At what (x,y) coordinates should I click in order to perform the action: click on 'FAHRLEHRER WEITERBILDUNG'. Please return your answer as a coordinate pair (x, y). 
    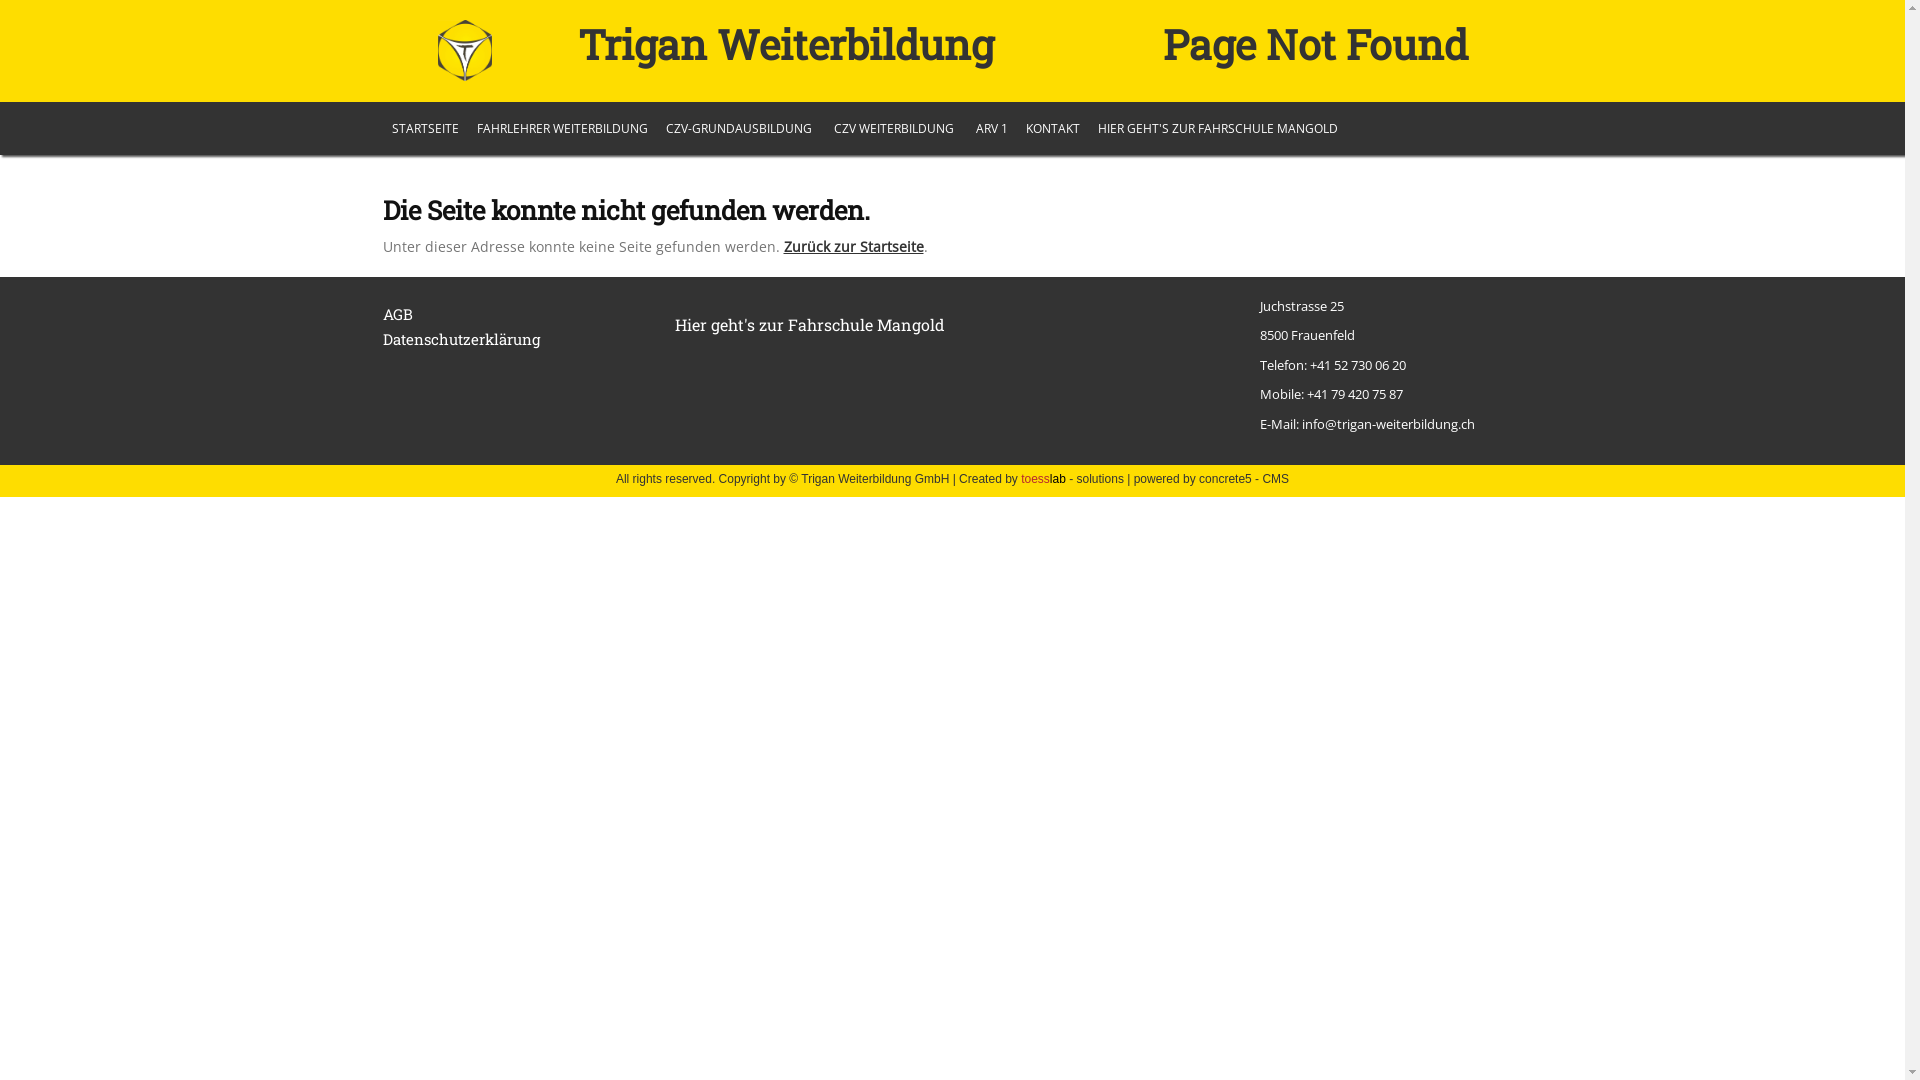
    Looking at the image, I should click on (561, 128).